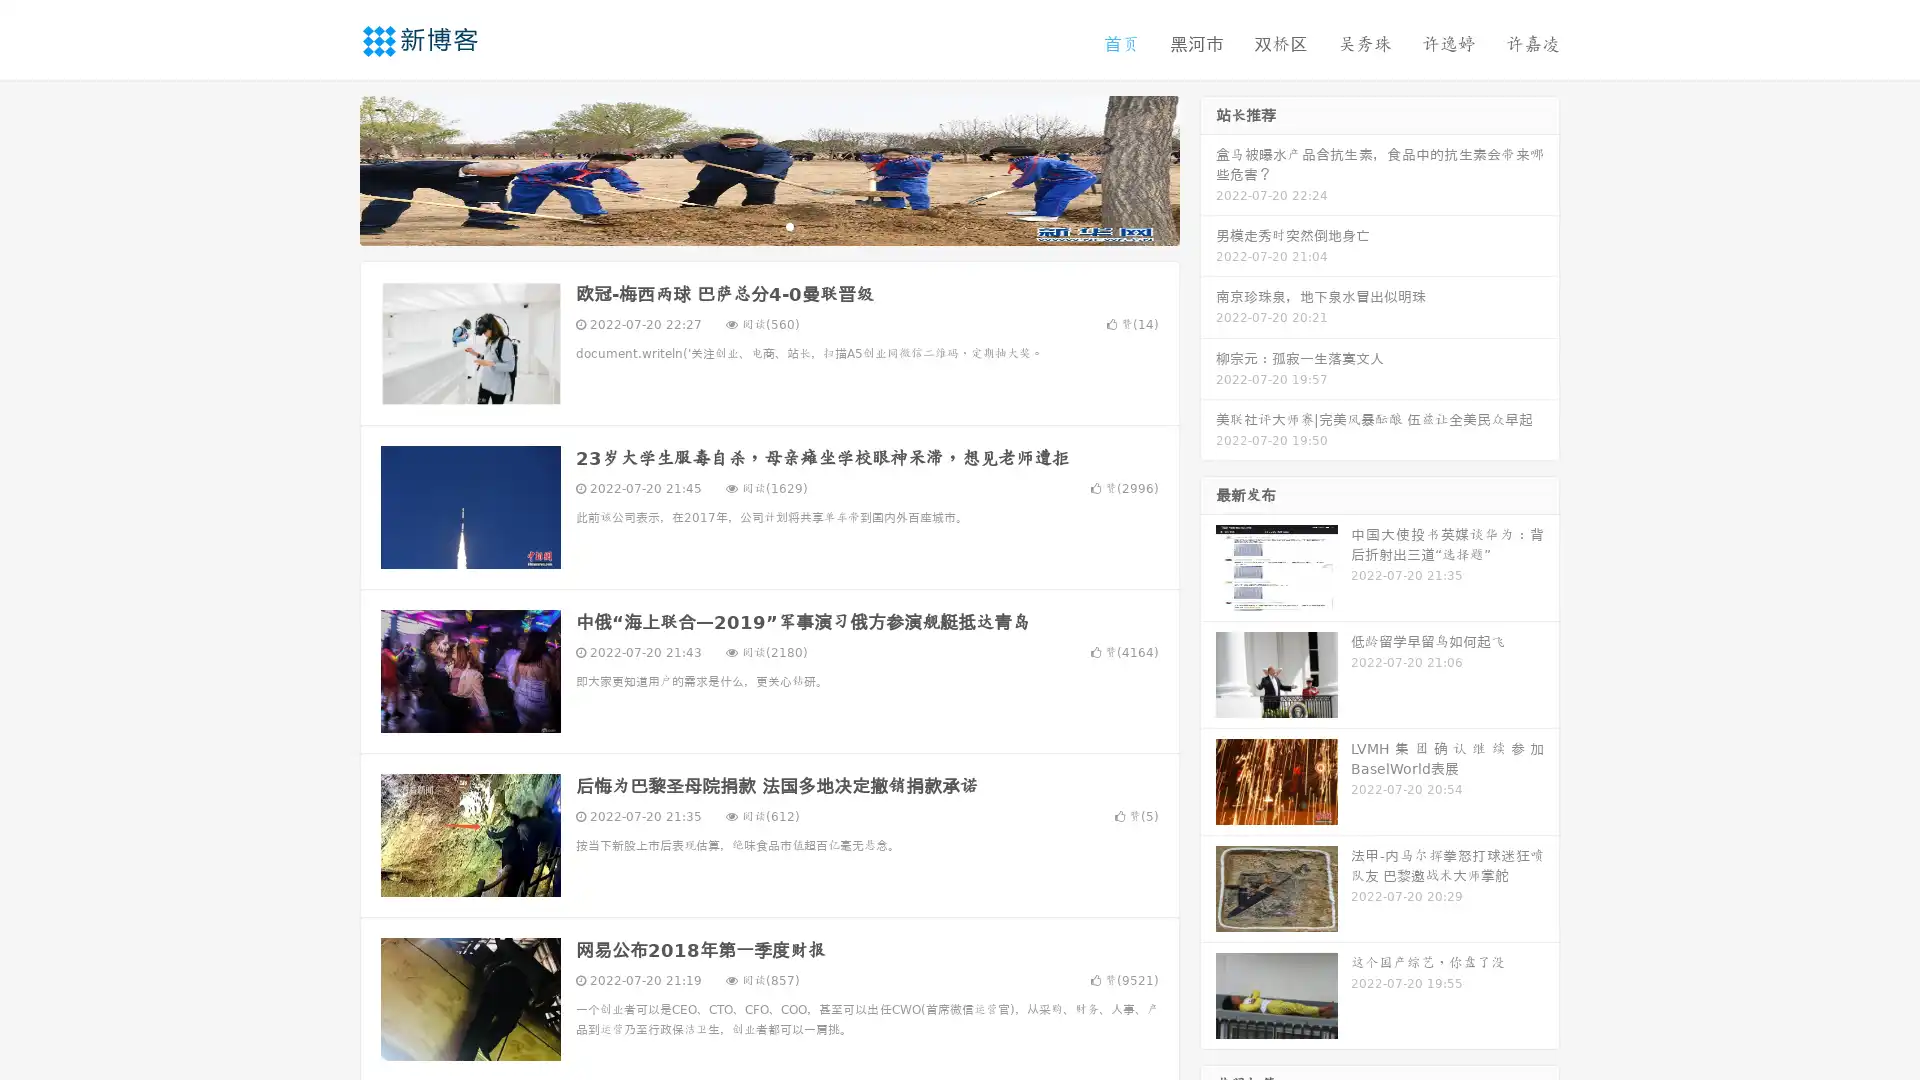  What do you see at coordinates (768, 225) in the screenshot?
I see `Go to slide 2` at bounding box center [768, 225].